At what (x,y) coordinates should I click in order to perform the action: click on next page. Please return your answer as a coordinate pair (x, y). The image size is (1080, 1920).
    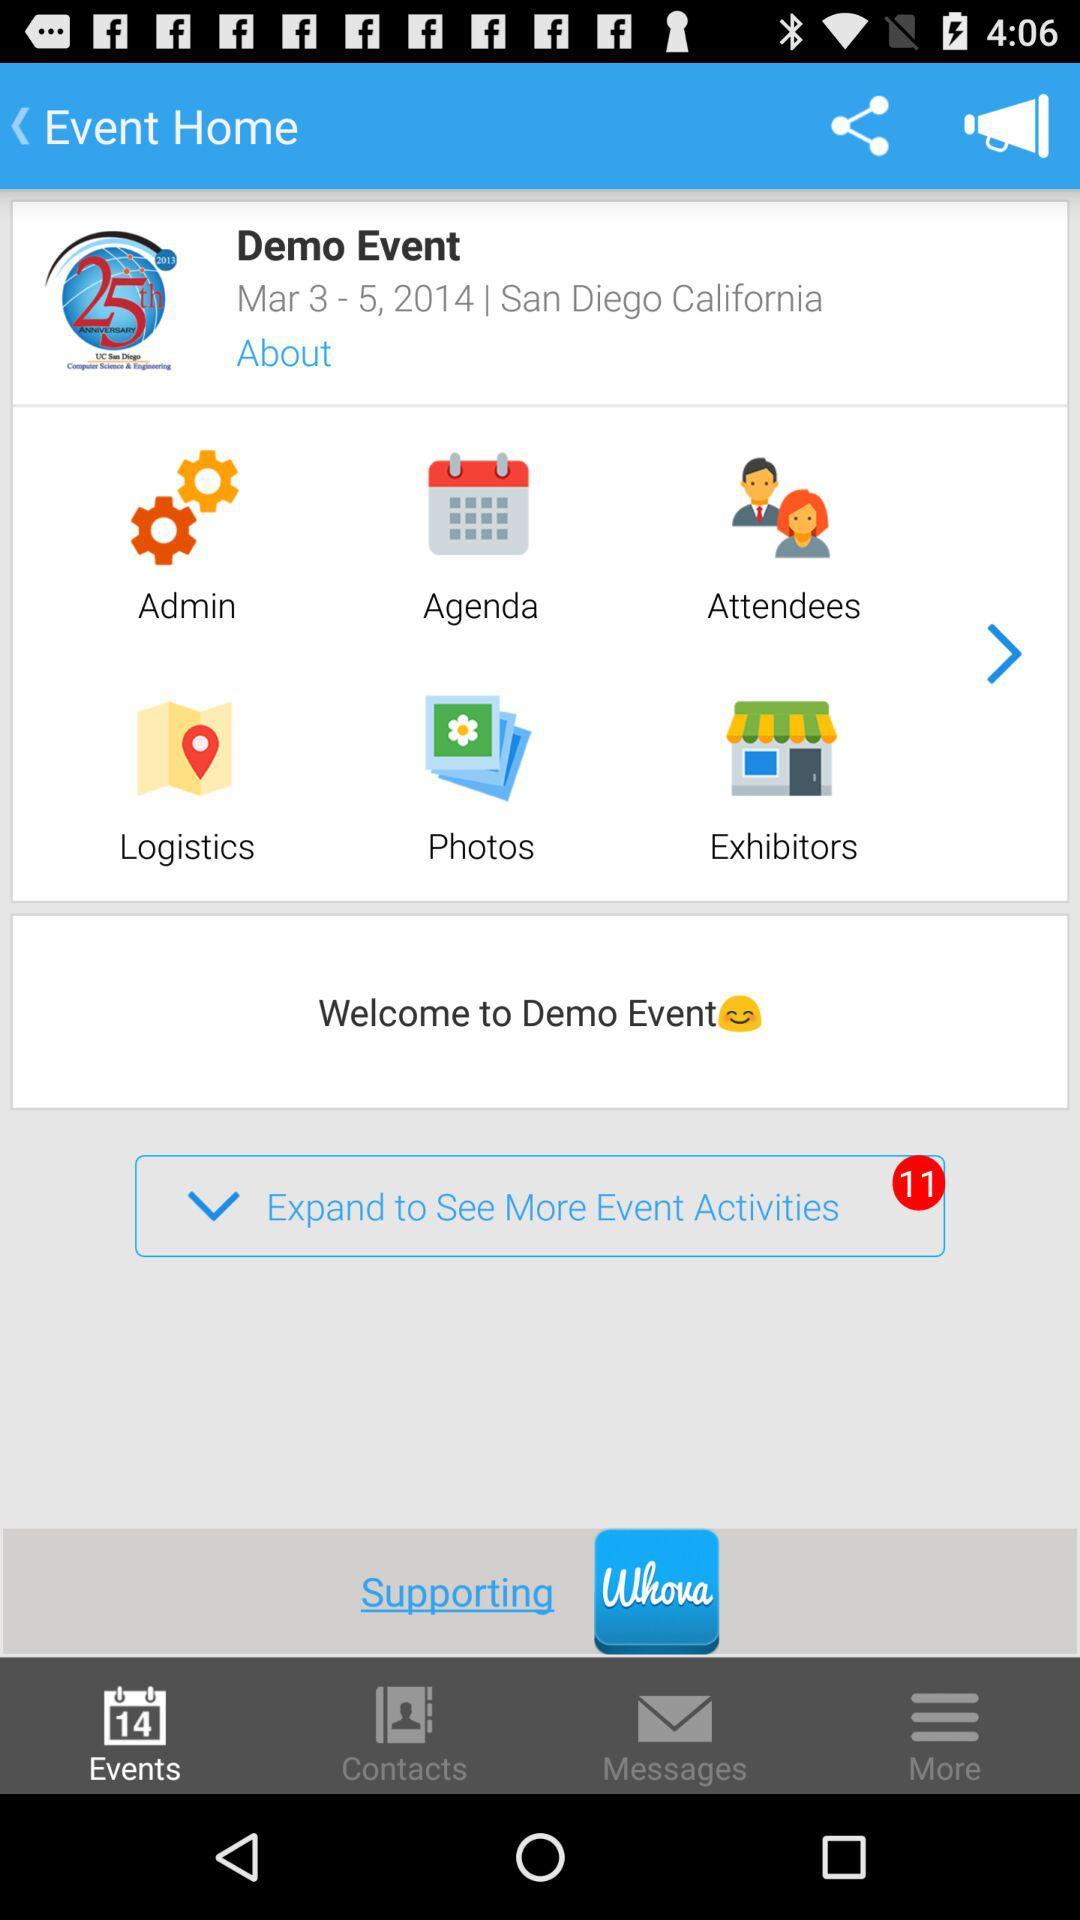
    Looking at the image, I should click on (1004, 653).